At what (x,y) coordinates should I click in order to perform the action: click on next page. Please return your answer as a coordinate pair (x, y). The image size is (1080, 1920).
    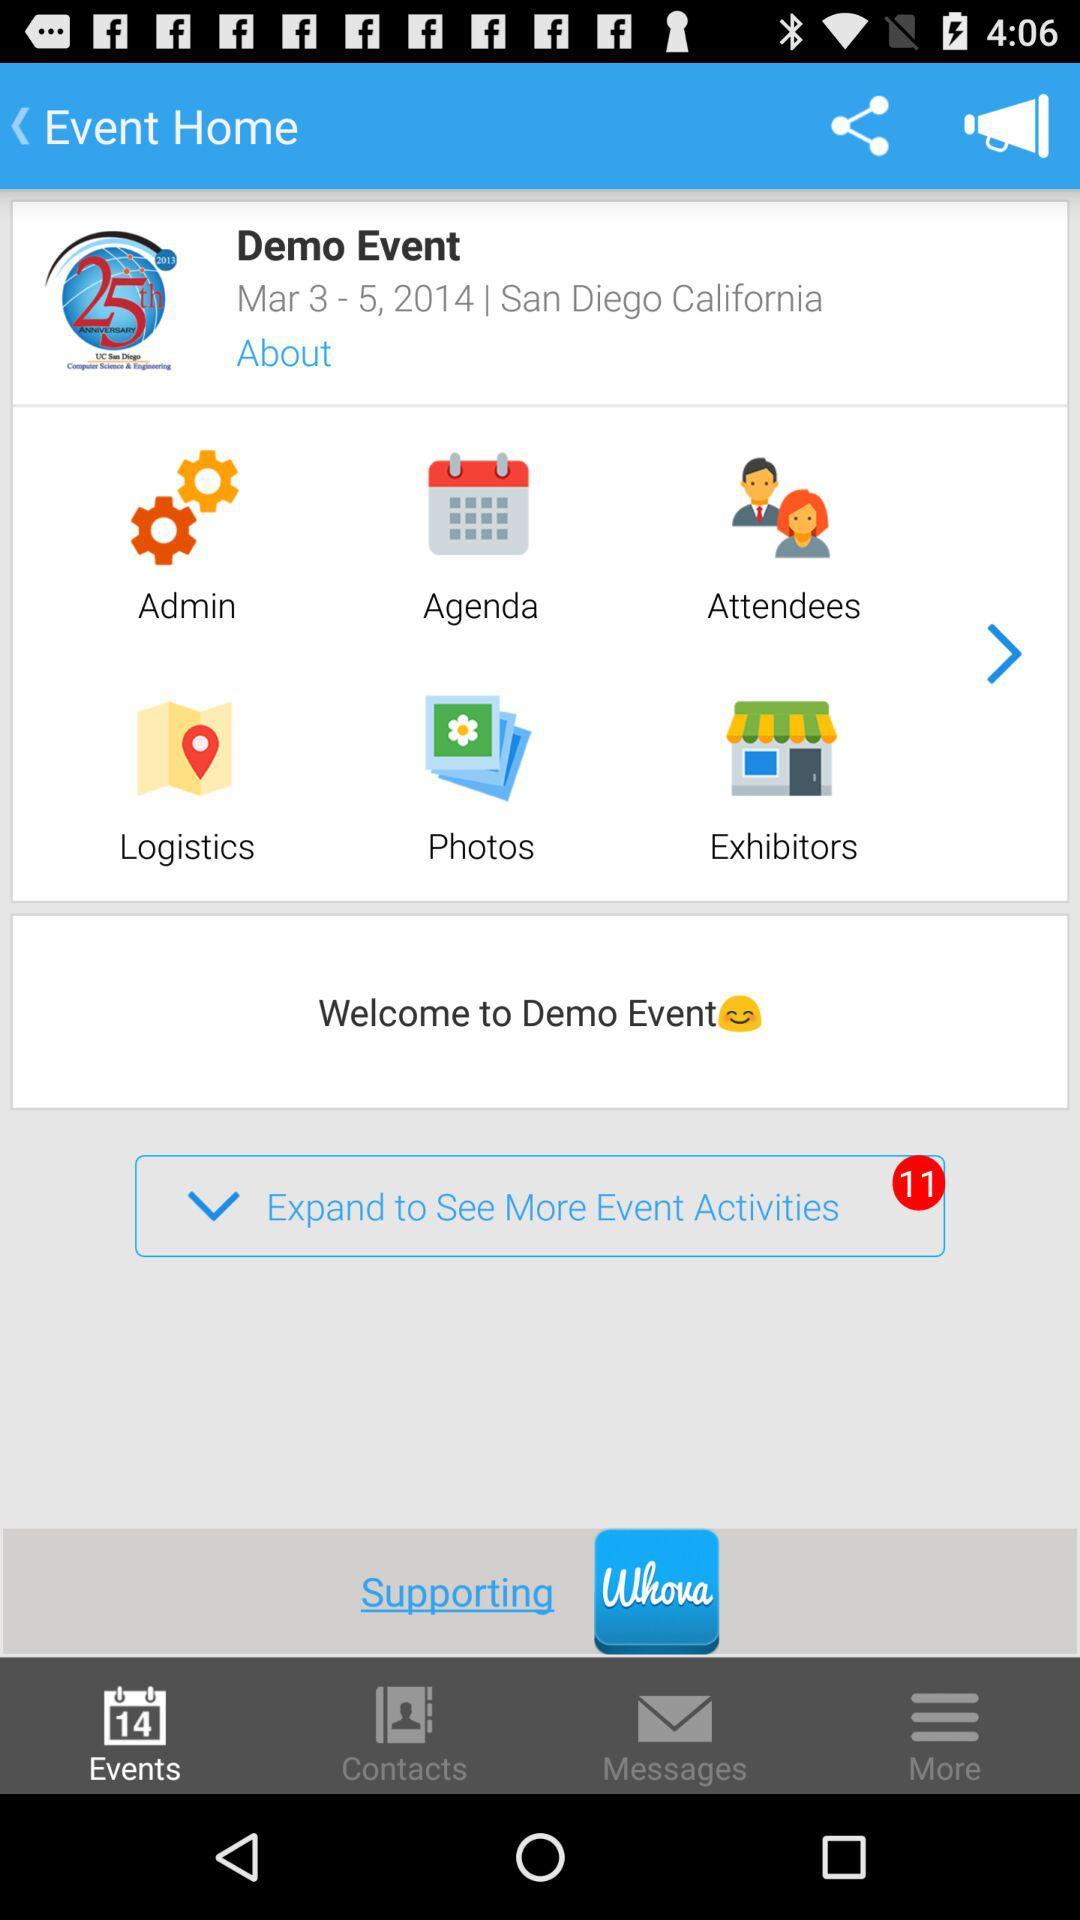
    Looking at the image, I should click on (1004, 653).